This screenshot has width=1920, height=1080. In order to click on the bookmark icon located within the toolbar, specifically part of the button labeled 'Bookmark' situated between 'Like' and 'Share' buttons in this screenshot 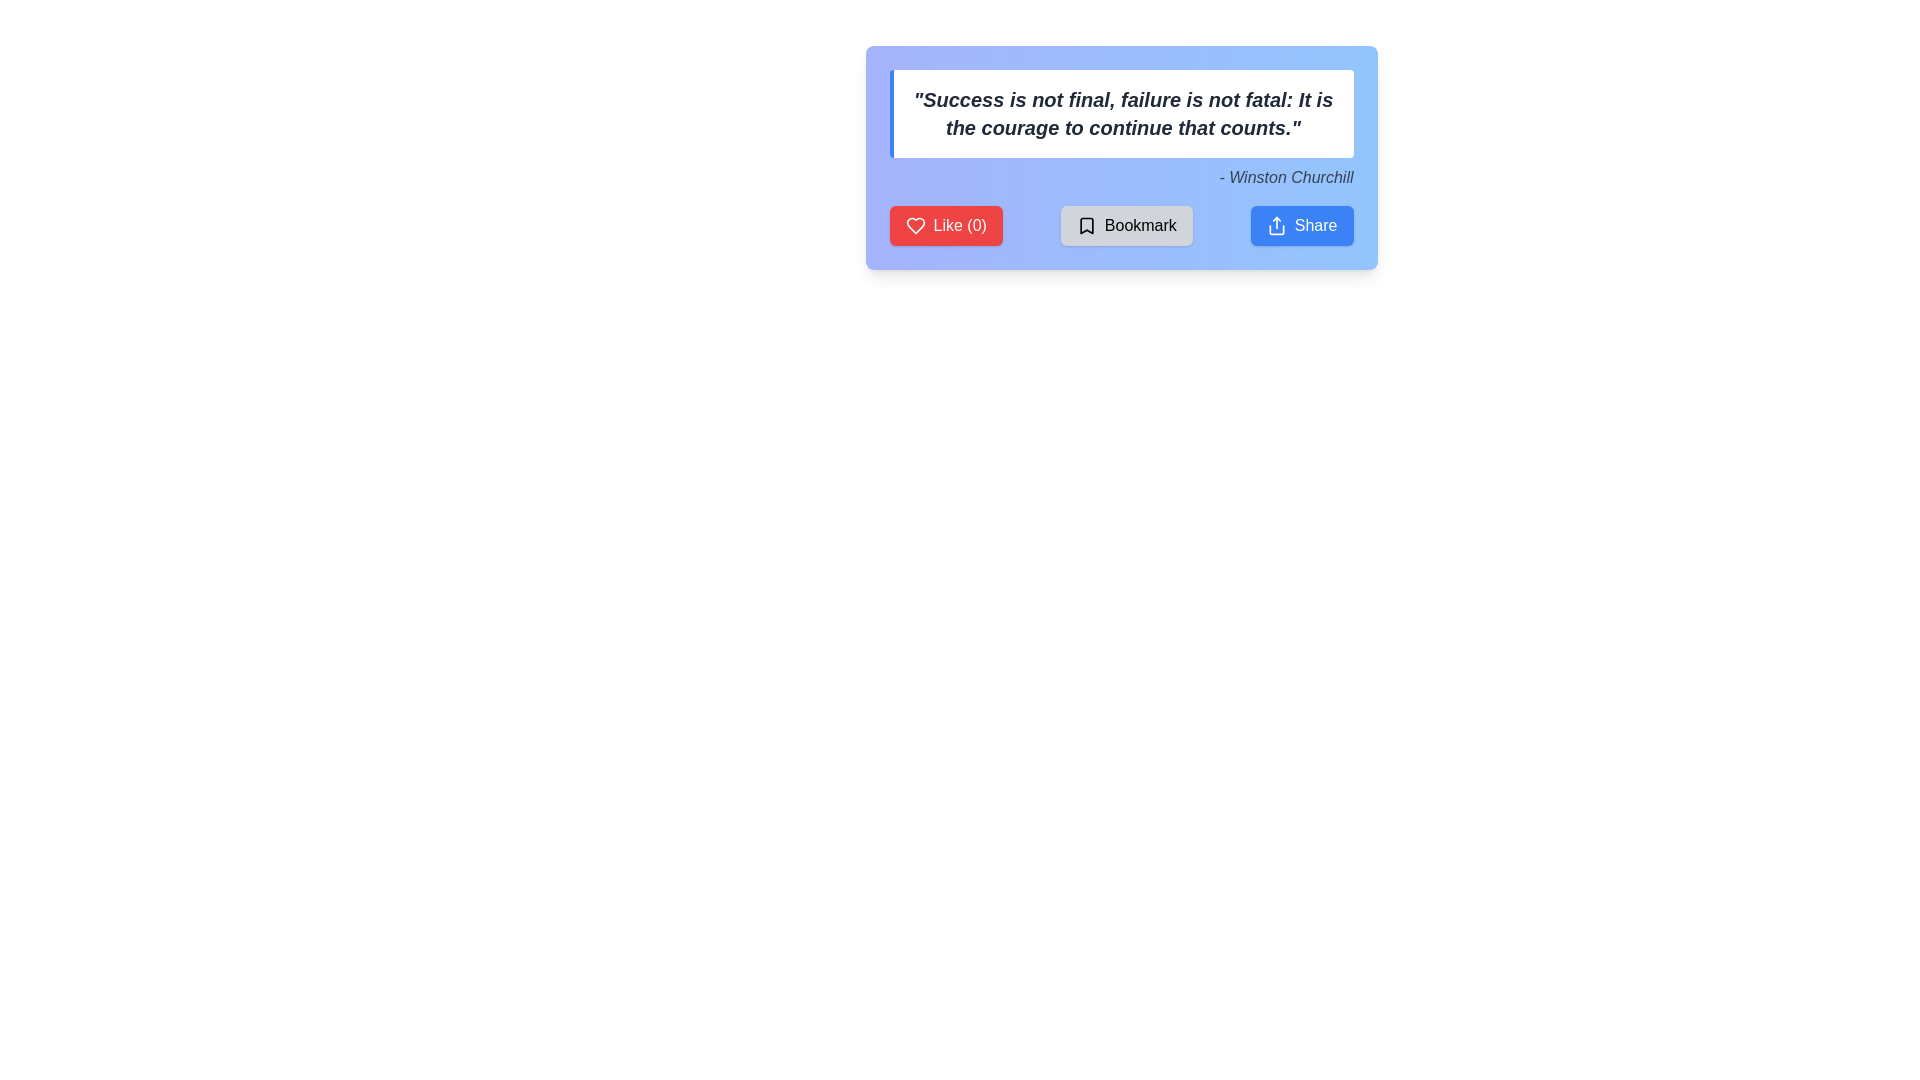, I will do `click(1085, 225)`.